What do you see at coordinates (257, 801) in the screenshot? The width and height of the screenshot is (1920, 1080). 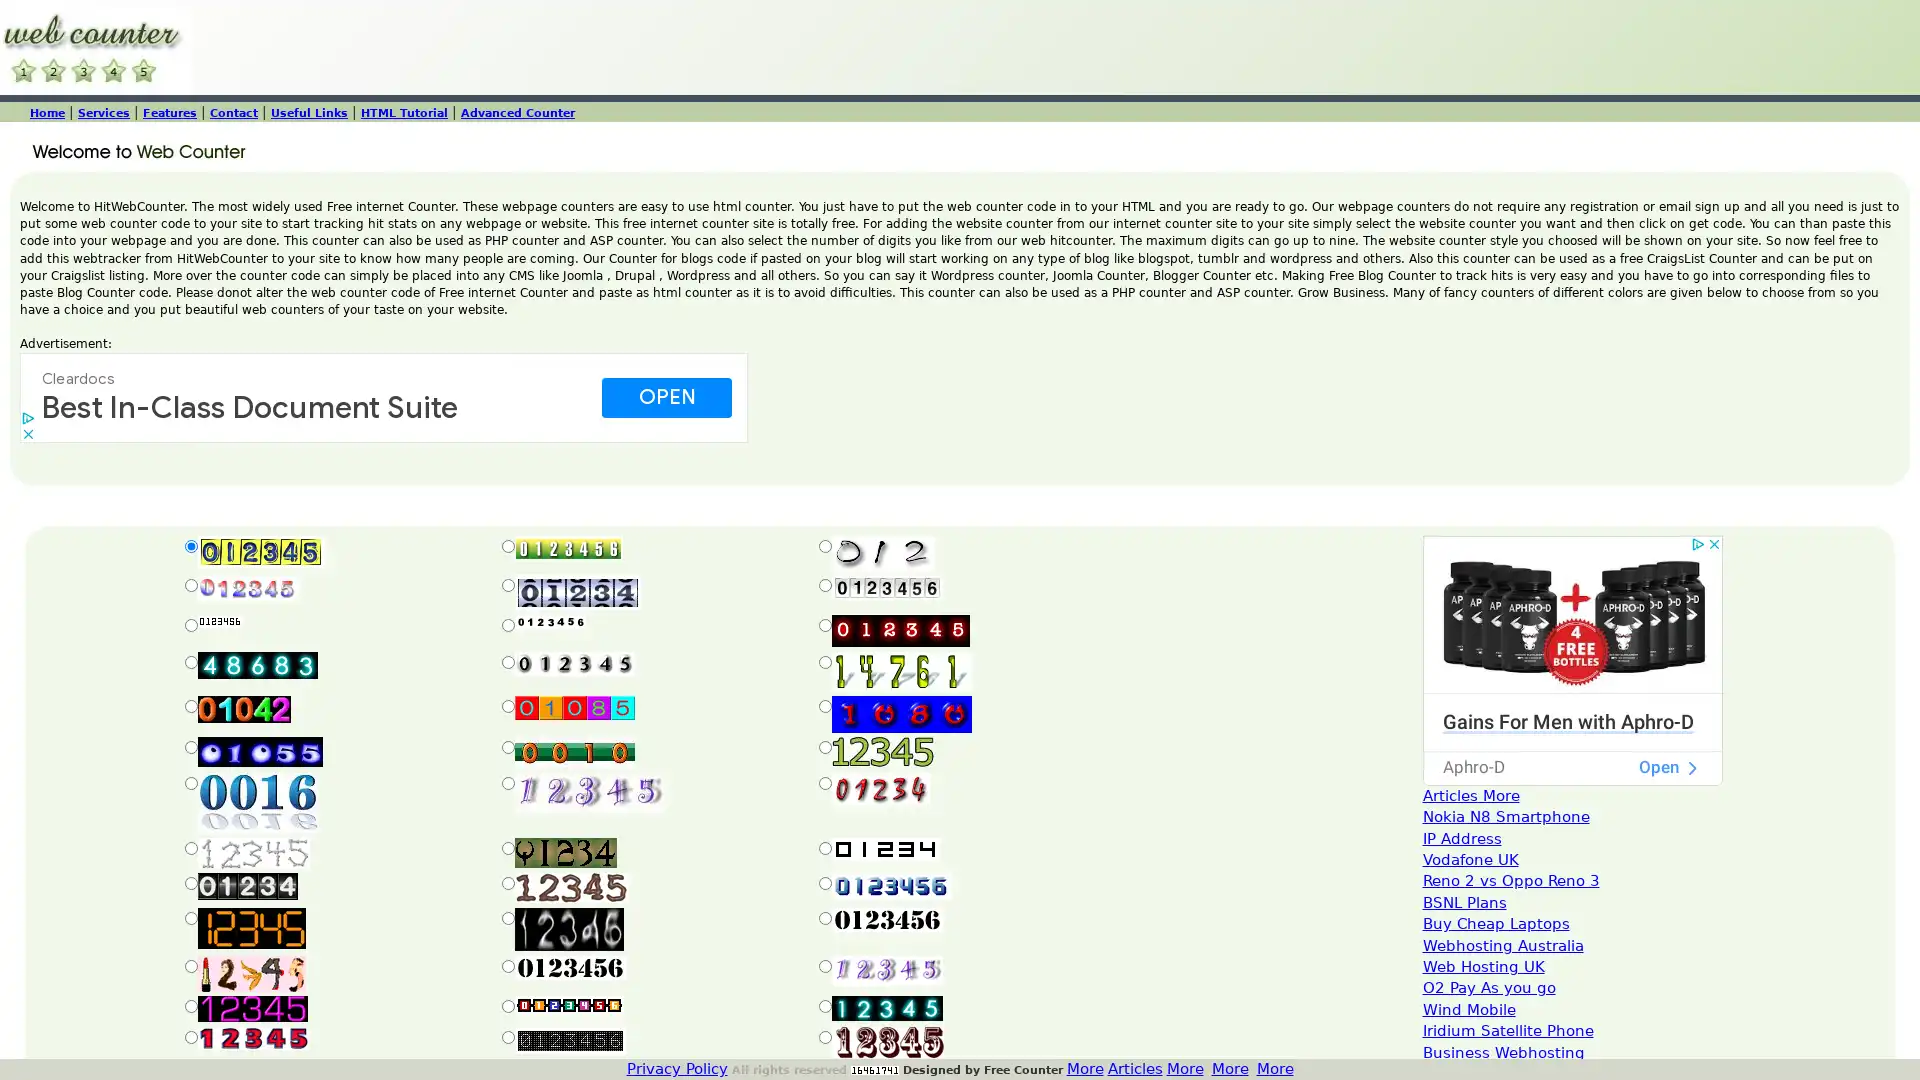 I see `Submit` at bounding box center [257, 801].